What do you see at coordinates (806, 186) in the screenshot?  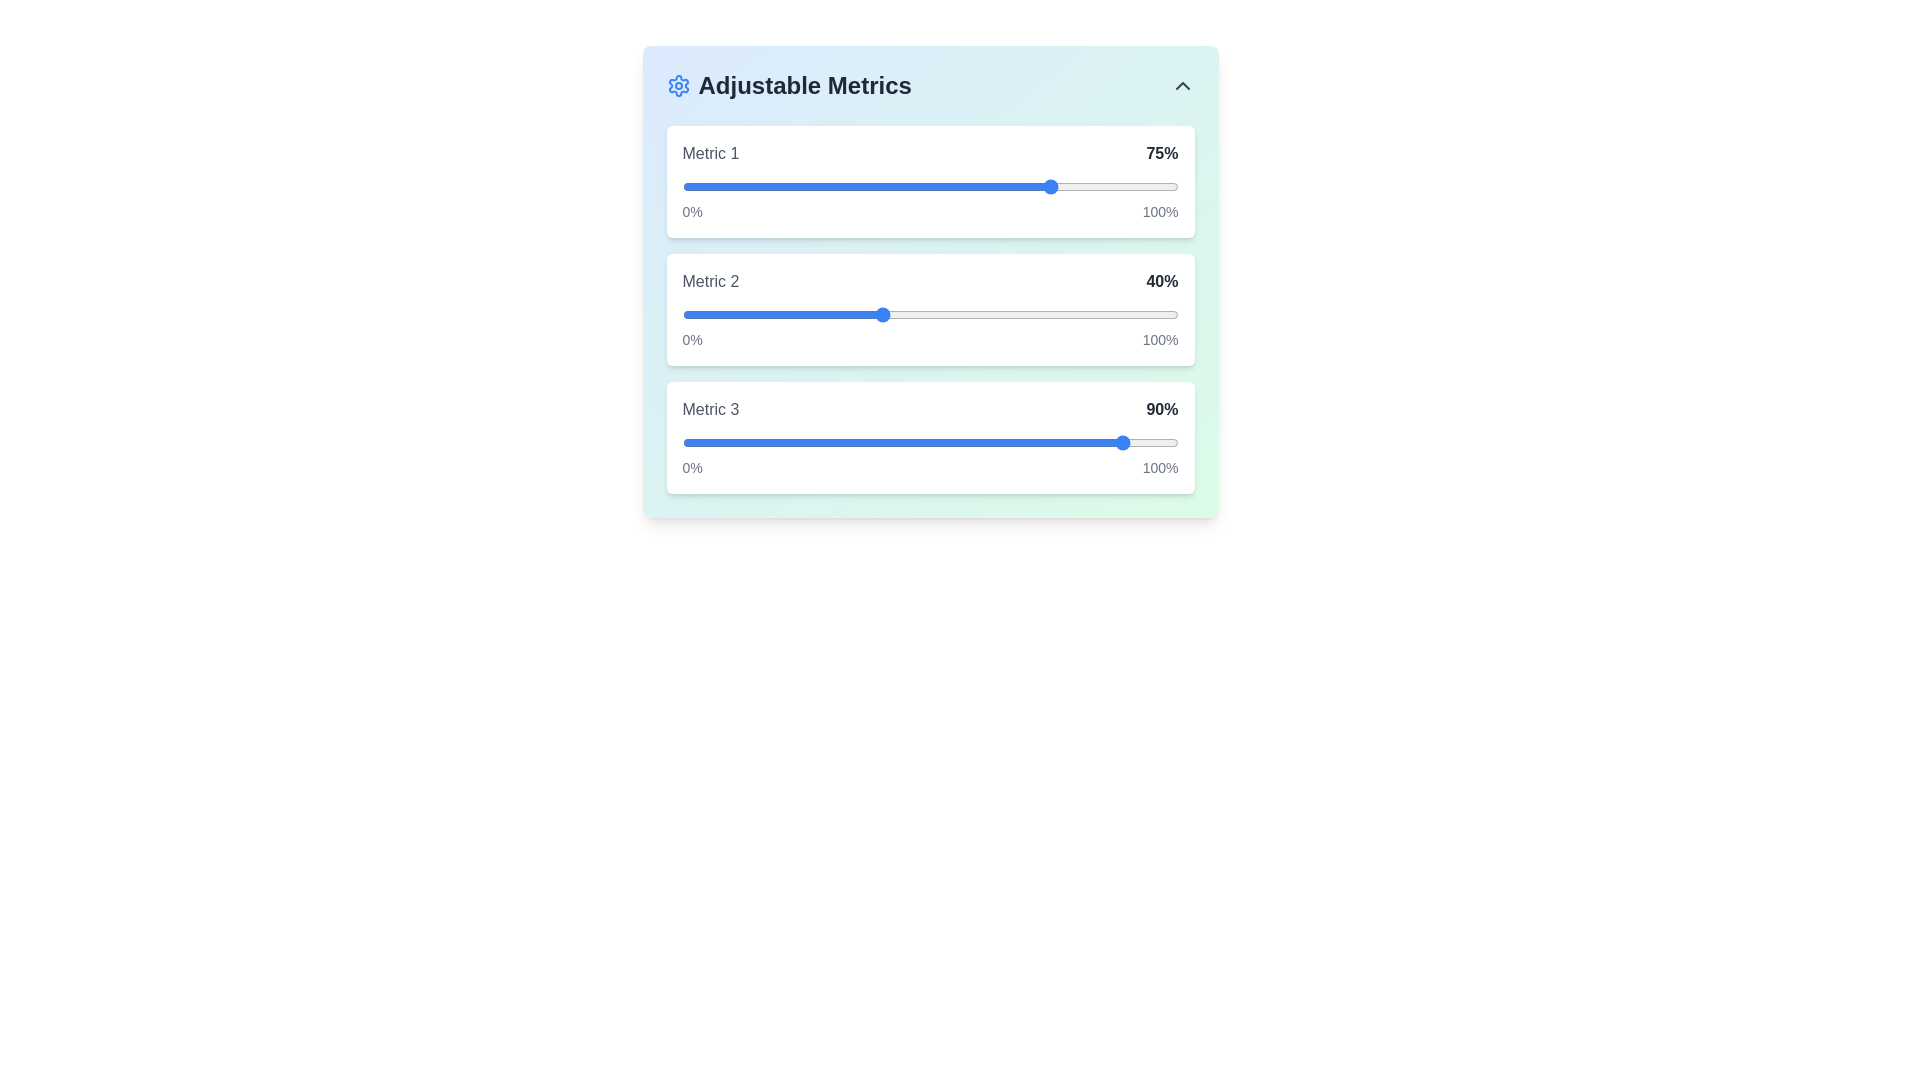 I see `the slider` at bounding box center [806, 186].